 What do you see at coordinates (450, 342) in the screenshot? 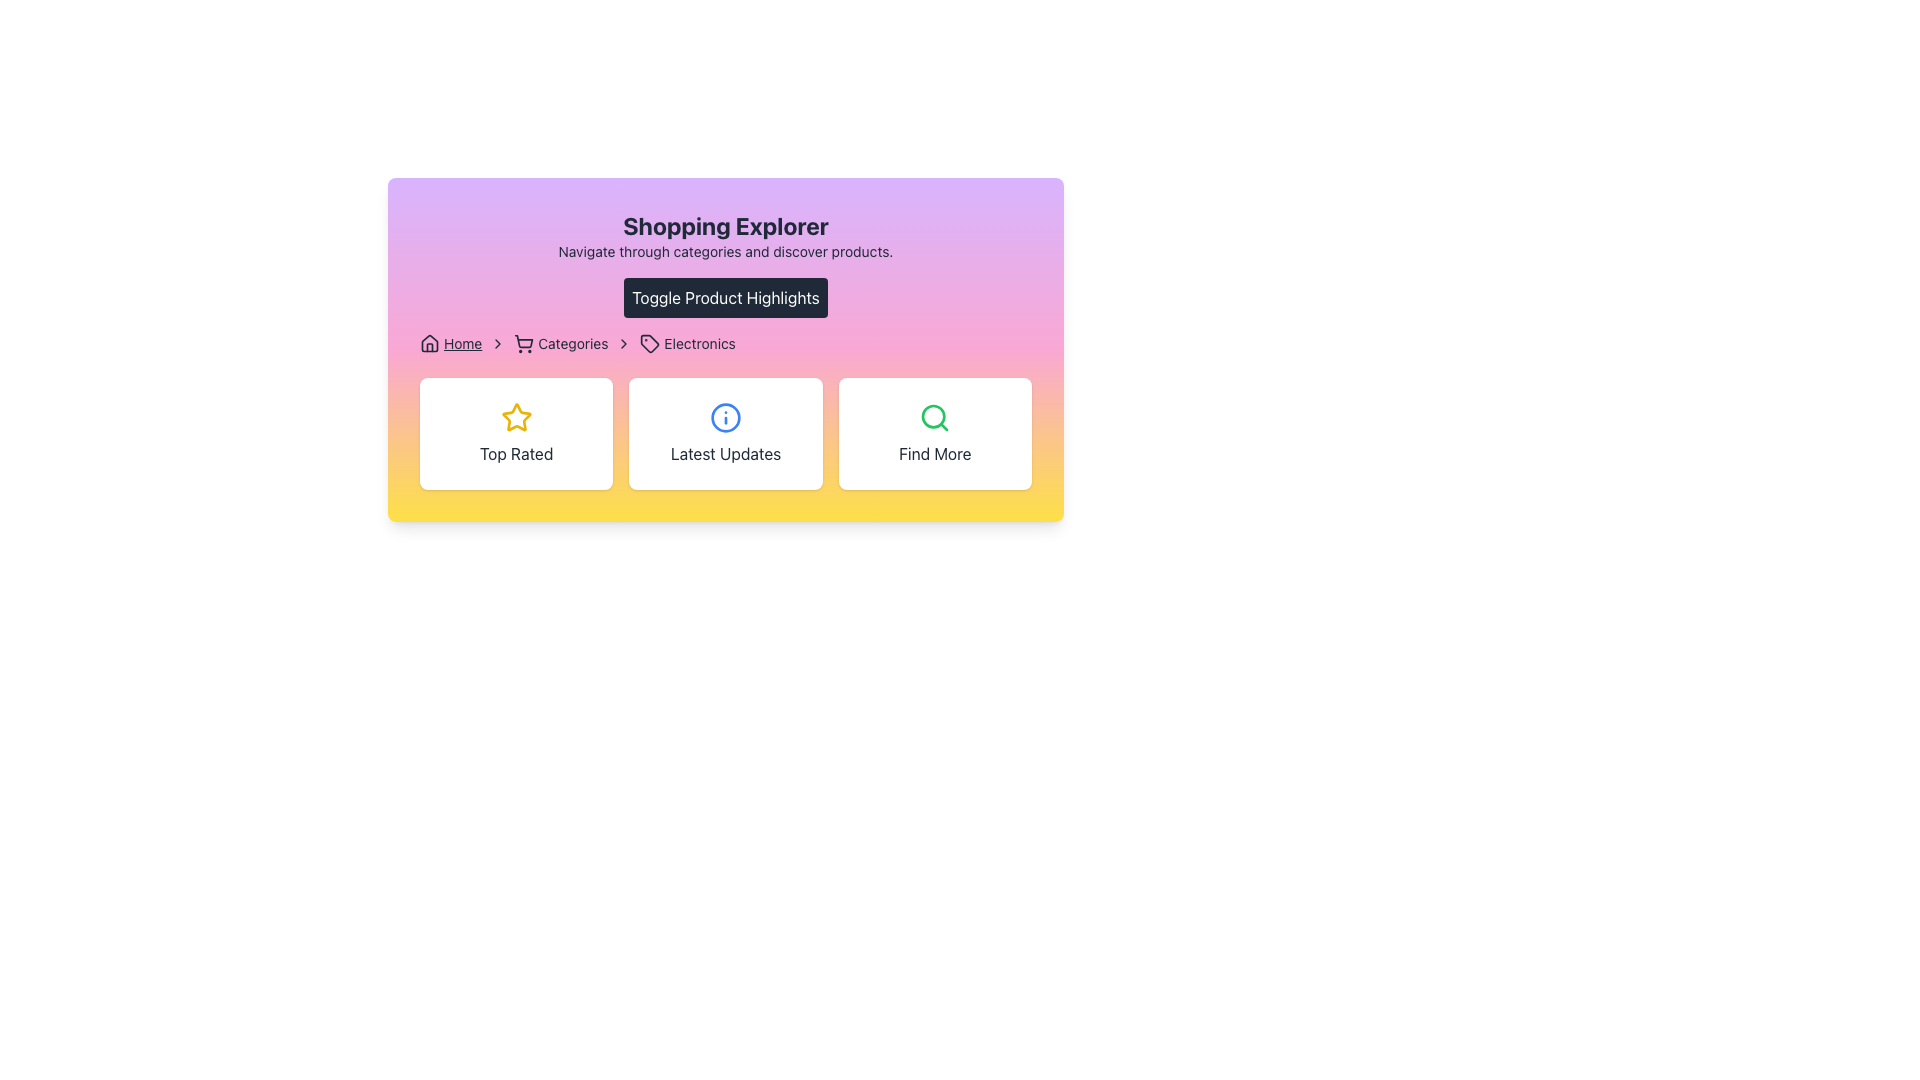
I see `the 'Home' breadcrumb navigation link, which is styled with an underline and located in the top-left portion of the breadcrumb bar` at bounding box center [450, 342].